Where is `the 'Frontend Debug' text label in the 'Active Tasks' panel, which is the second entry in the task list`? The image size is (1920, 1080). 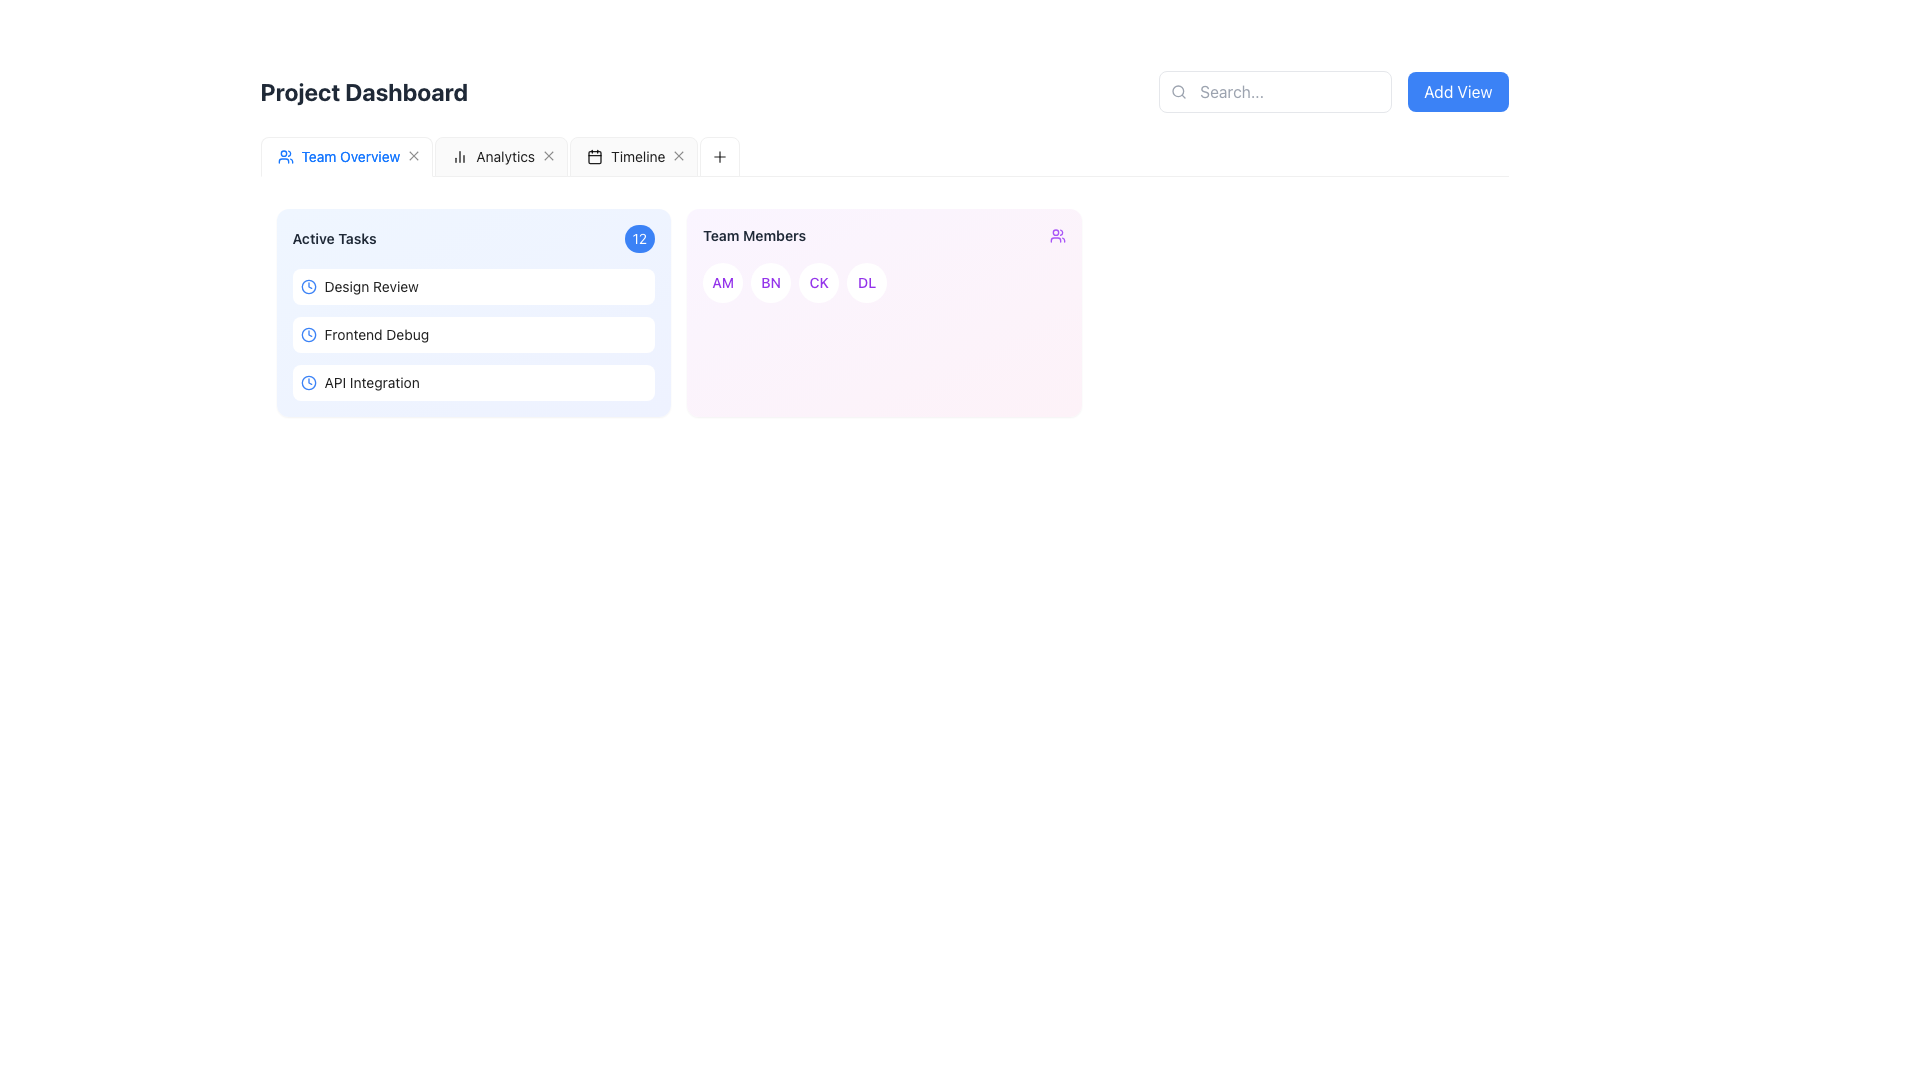
the 'Frontend Debug' text label in the 'Active Tasks' panel, which is the second entry in the task list is located at coordinates (376, 334).